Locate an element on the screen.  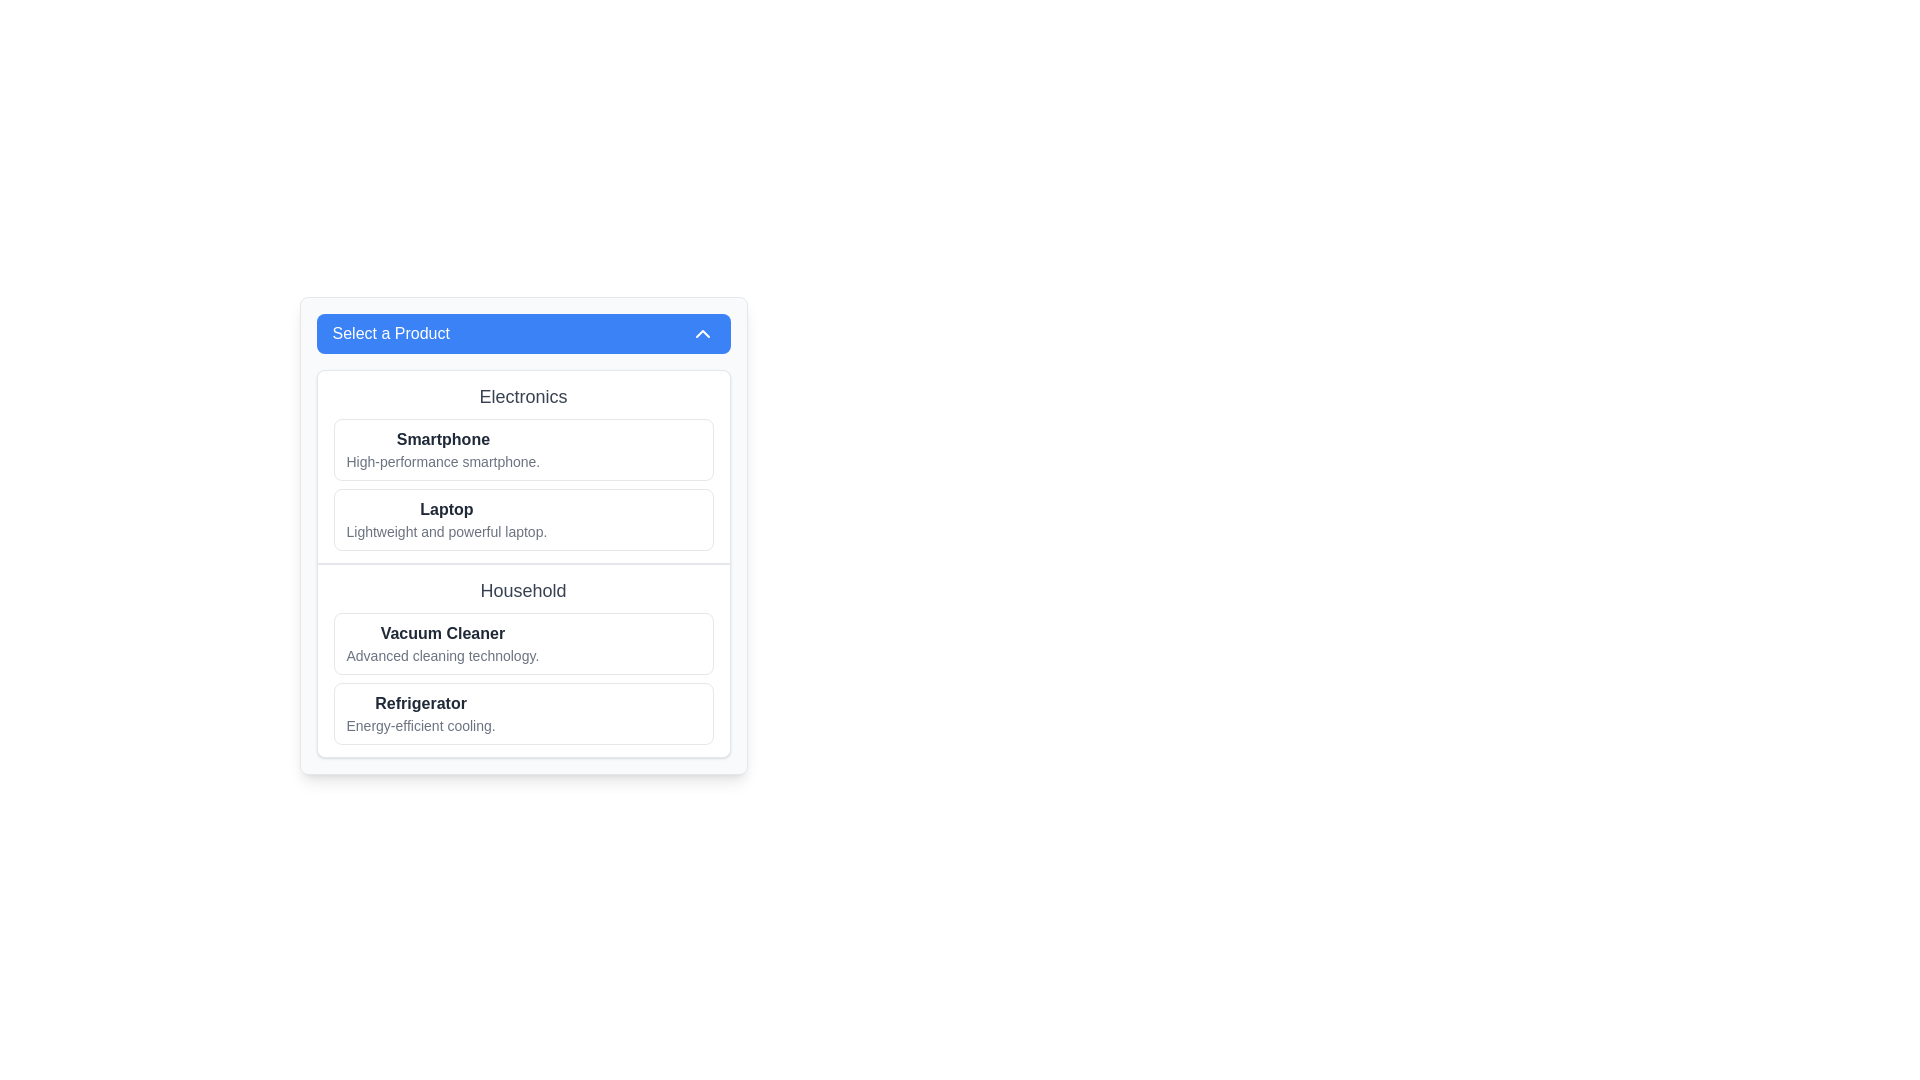
text label that displays 'Lightweight and powerful laptop.' located directly below the bold title 'Laptop' in the product description section is located at coordinates (445, 531).